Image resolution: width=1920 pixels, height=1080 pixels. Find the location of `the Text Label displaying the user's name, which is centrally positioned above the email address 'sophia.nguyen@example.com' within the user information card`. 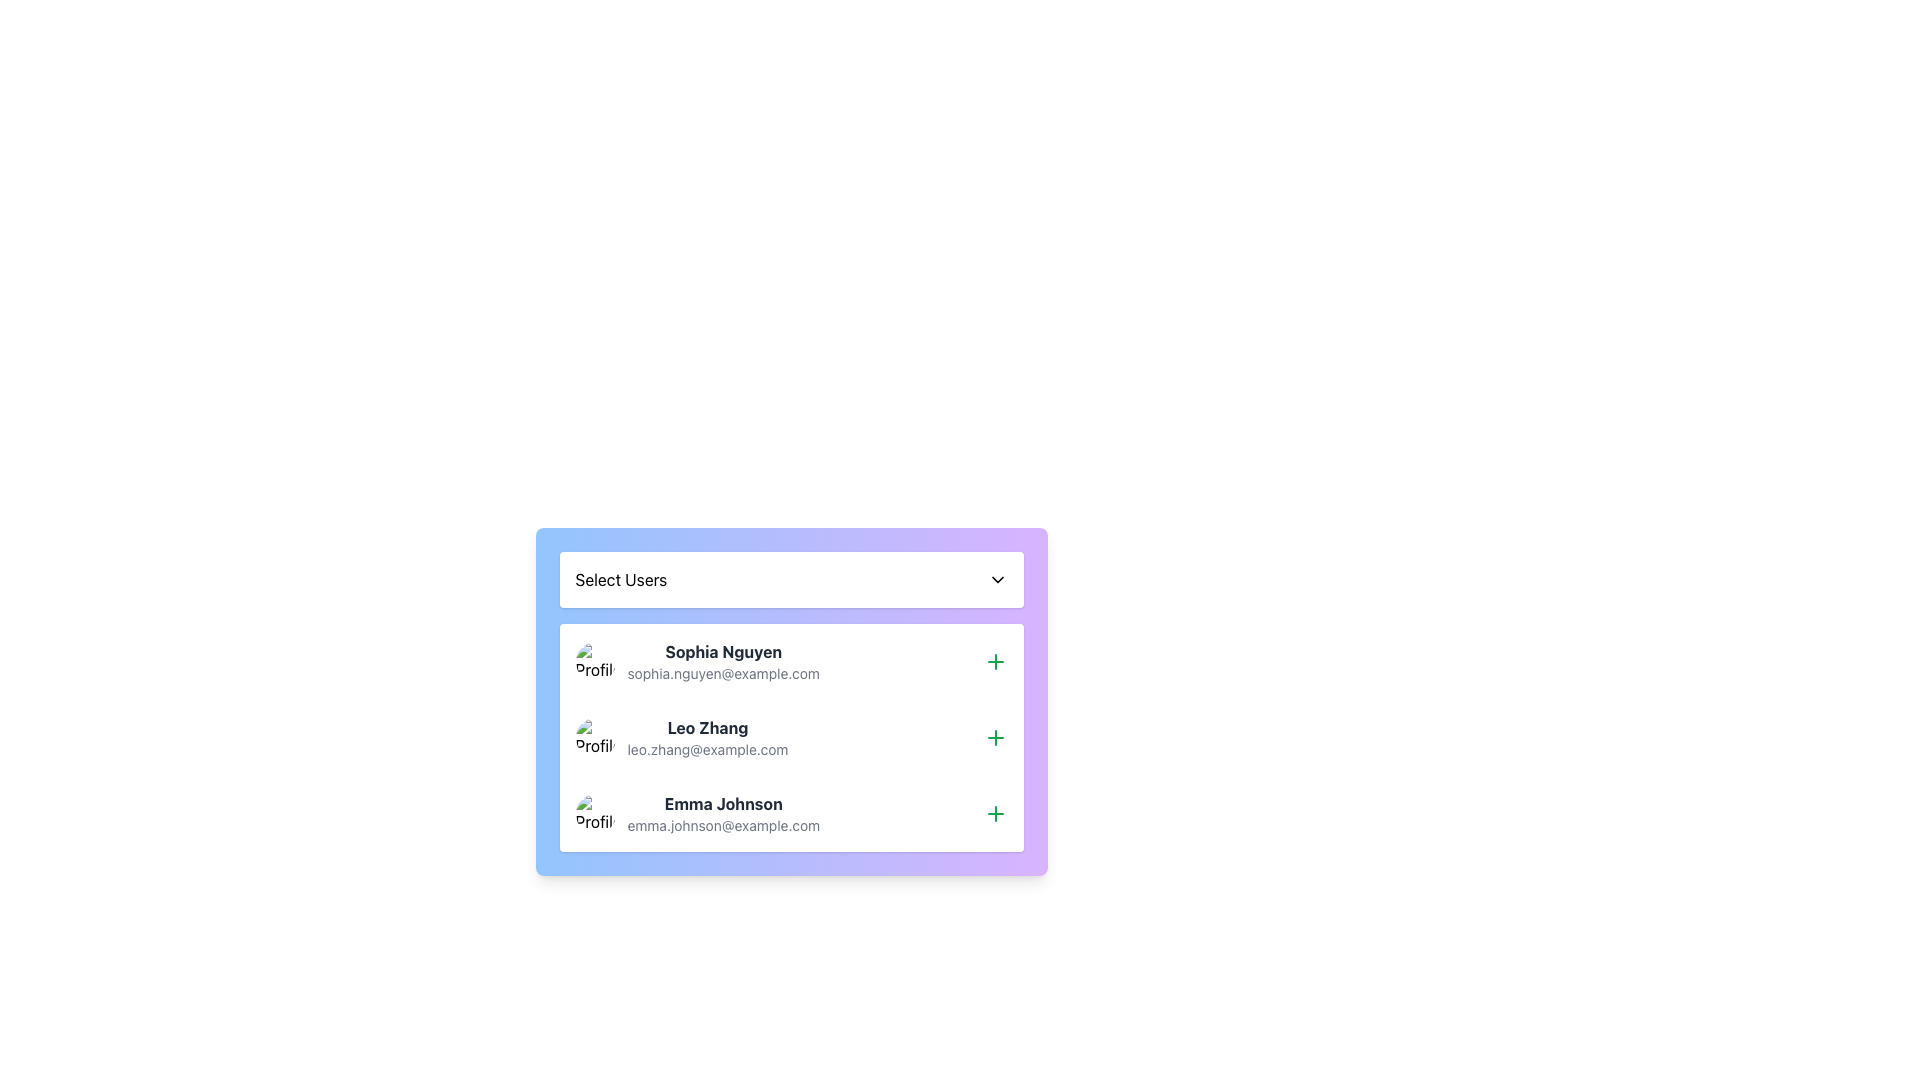

the Text Label displaying the user's name, which is centrally positioned above the email address 'sophia.nguyen@example.com' within the user information card is located at coordinates (722, 651).